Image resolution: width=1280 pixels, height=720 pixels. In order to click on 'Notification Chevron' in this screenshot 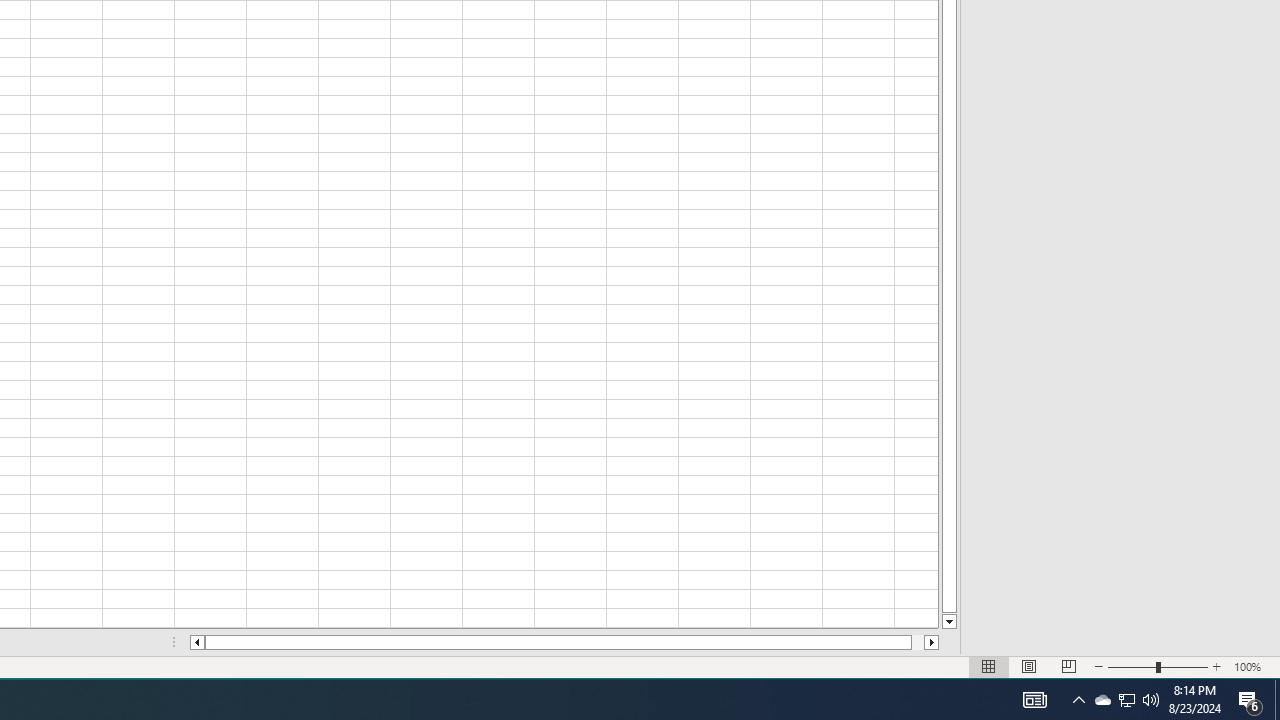, I will do `click(1078, 698)`.